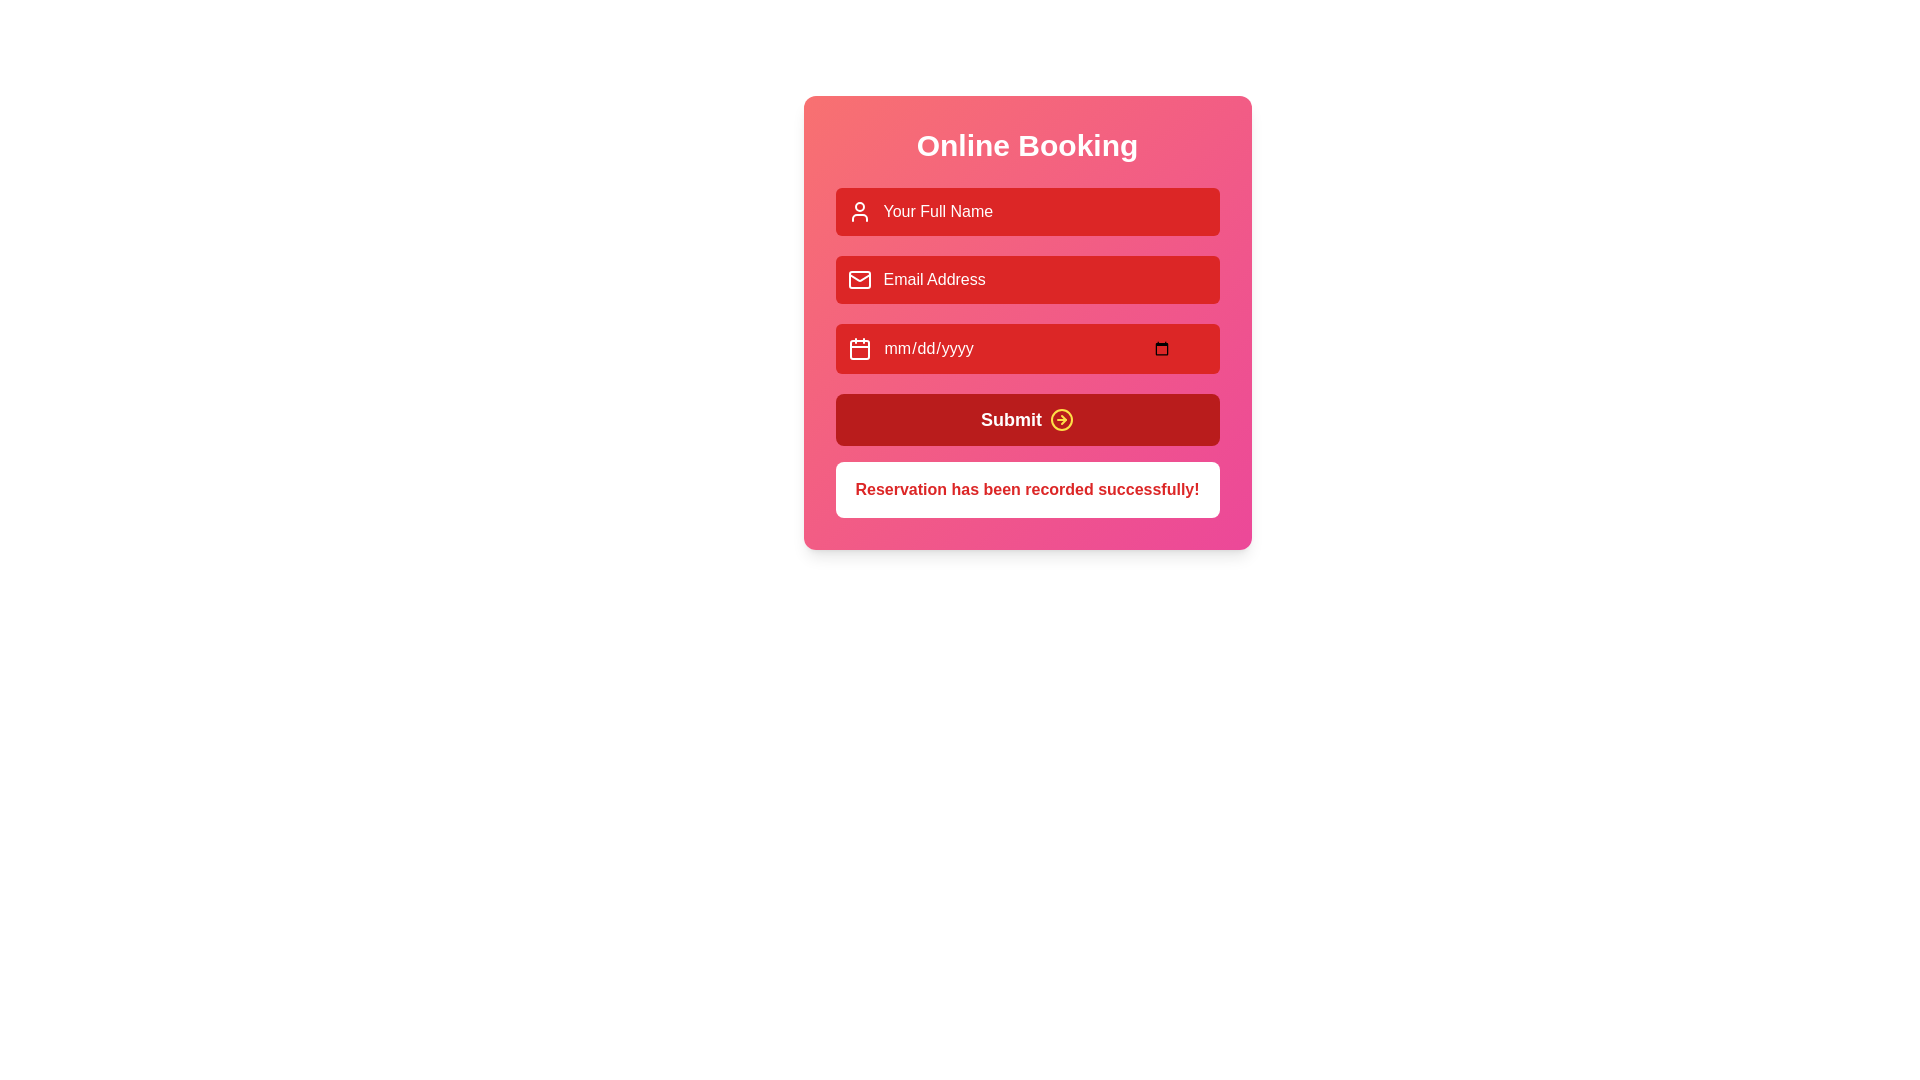 The image size is (1920, 1080). What do you see at coordinates (859, 212) in the screenshot?
I see `the SVG icon indicating the purpose of the adjacent text input field for the user's full name, located to the left of the red input box labeled 'Your Full Name.'` at bounding box center [859, 212].